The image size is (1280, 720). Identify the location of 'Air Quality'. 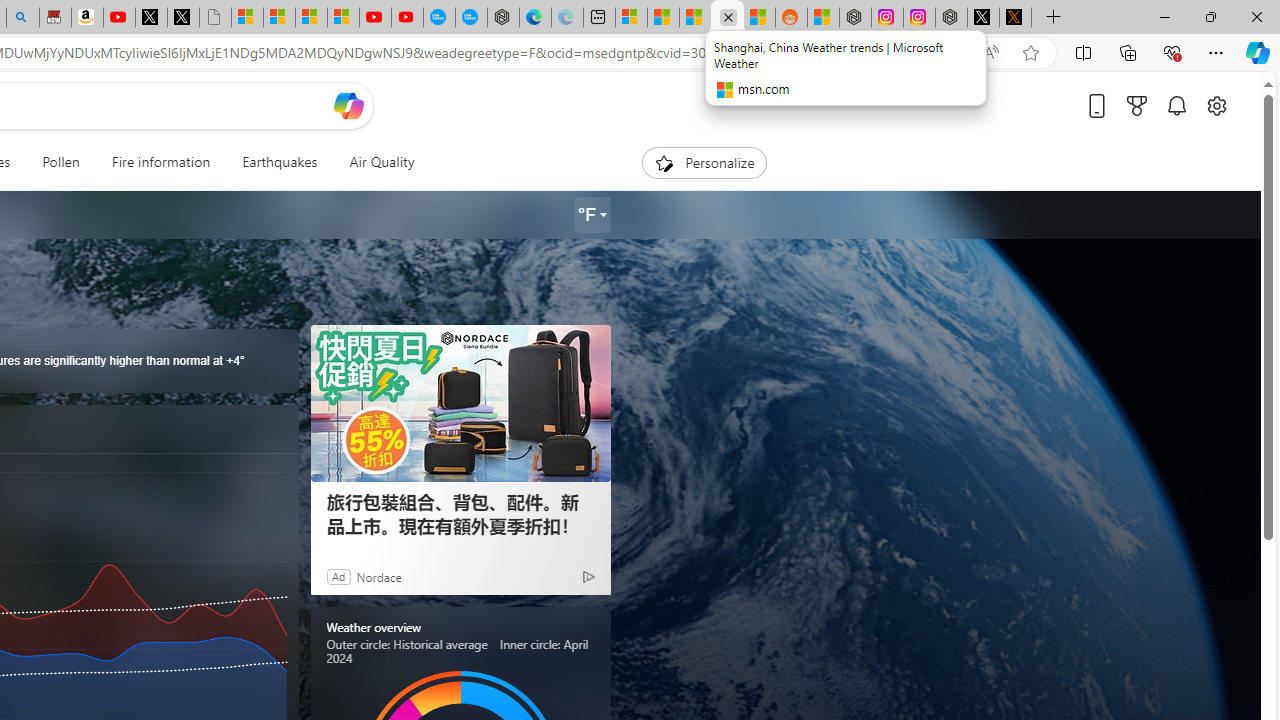
(373, 162).